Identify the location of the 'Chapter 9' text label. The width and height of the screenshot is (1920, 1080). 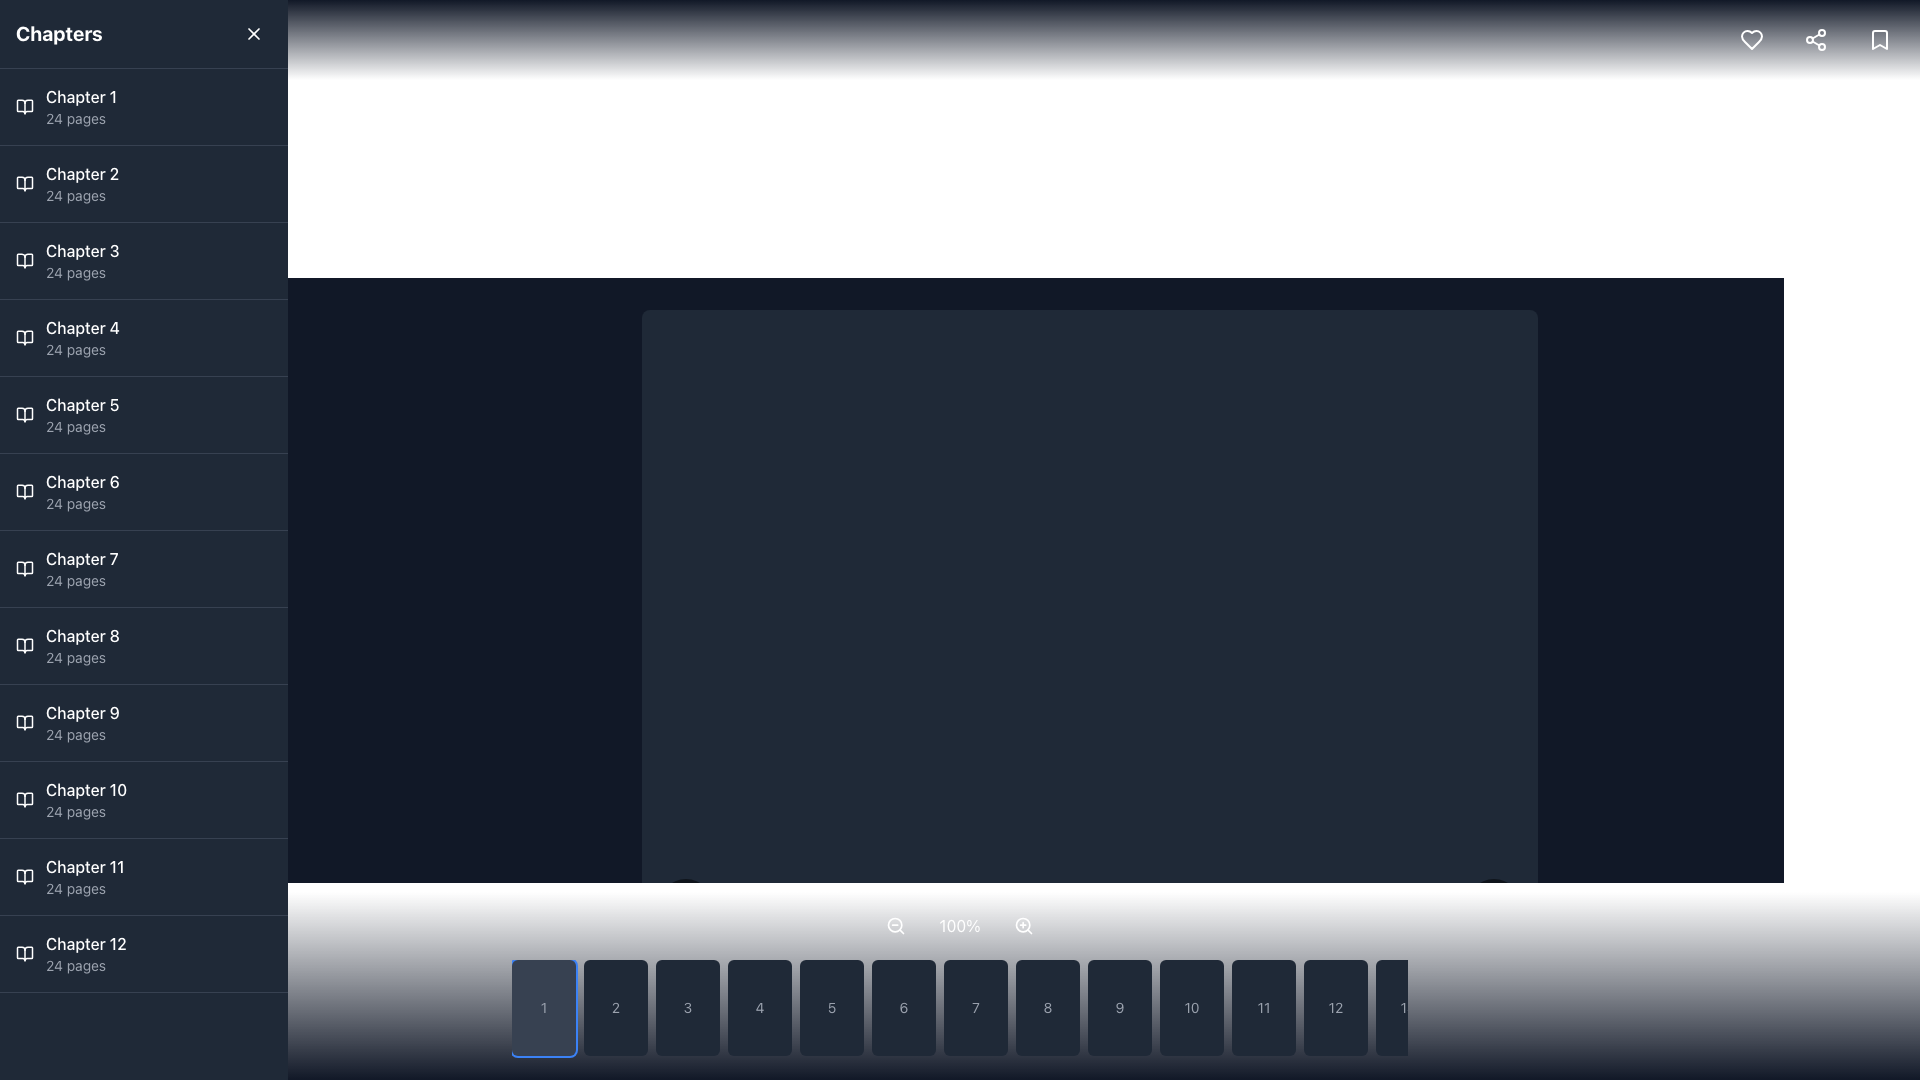
(81, 712).